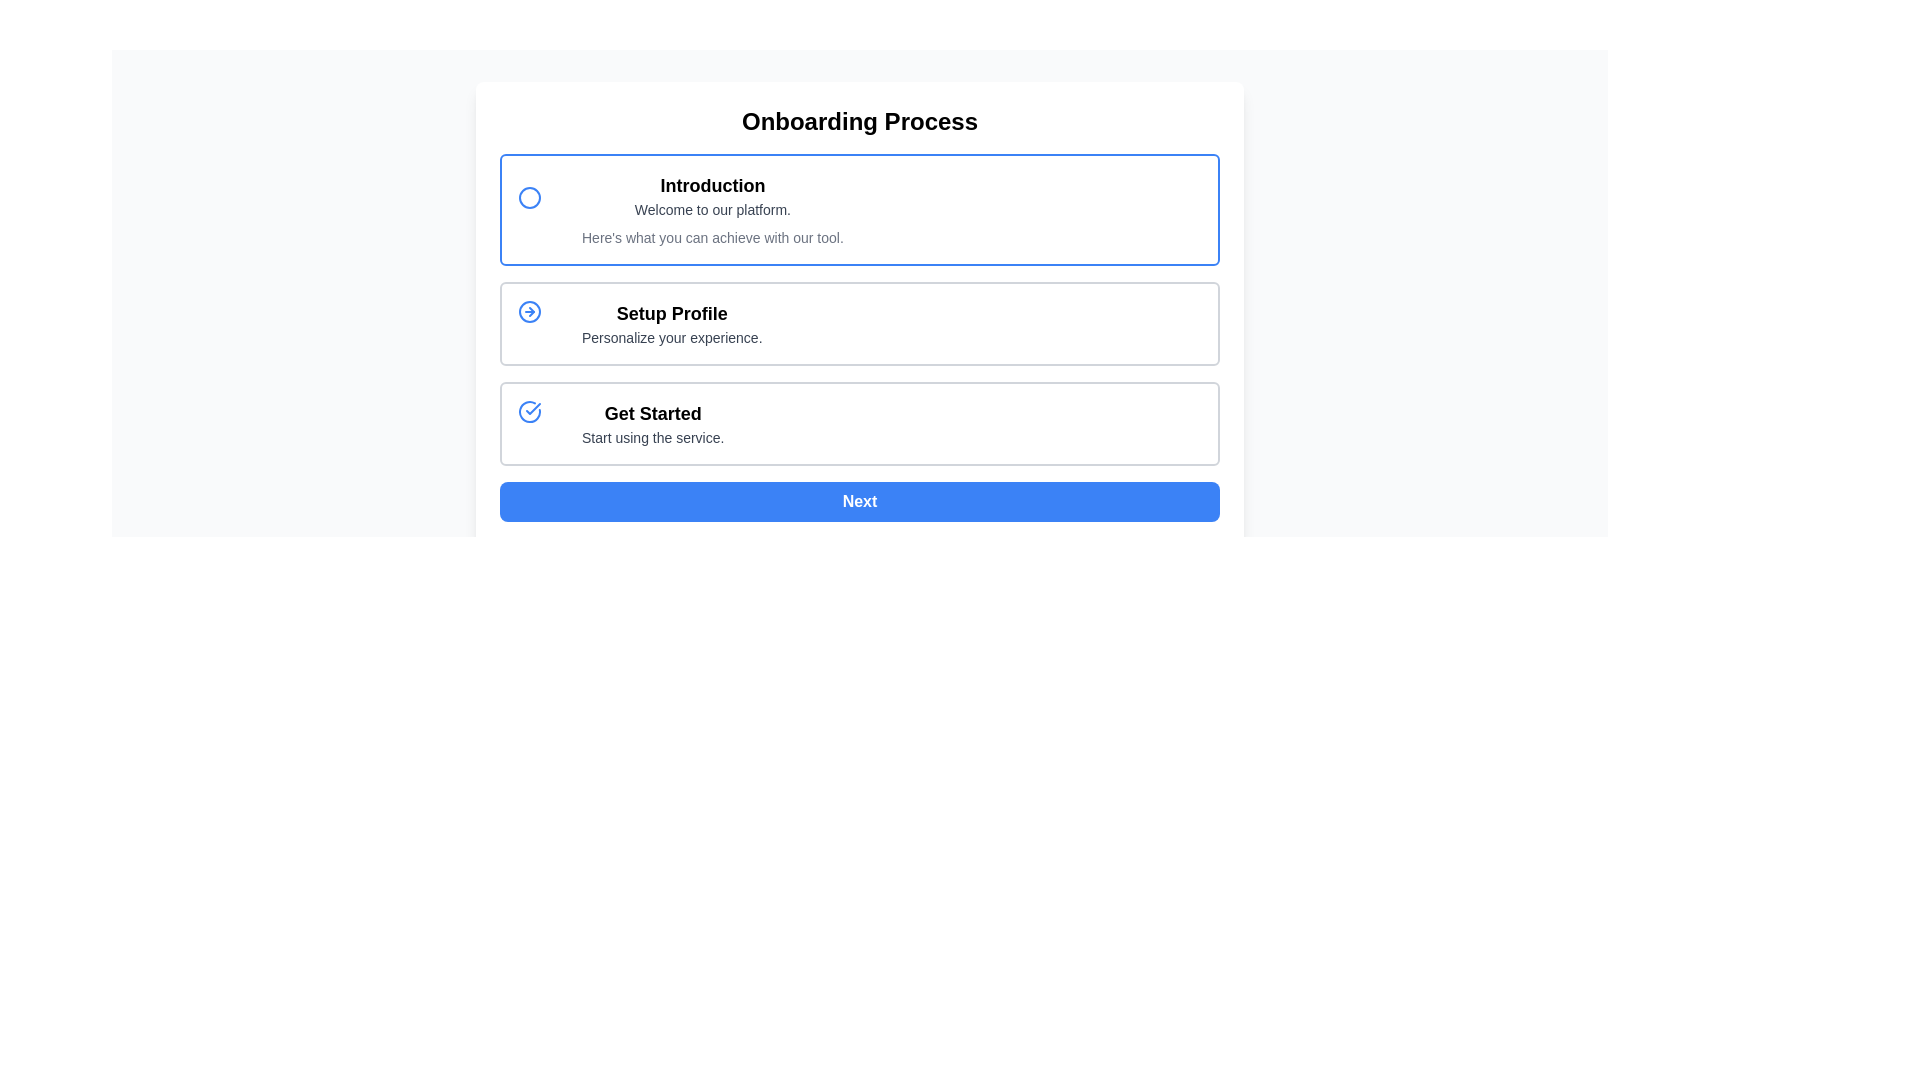  Describe the element at coordinates (712, 209) in the screenshot. I see `introductory text block that guides users about the platform and its features, located in the top-left area of the vertical list layout` at that location.